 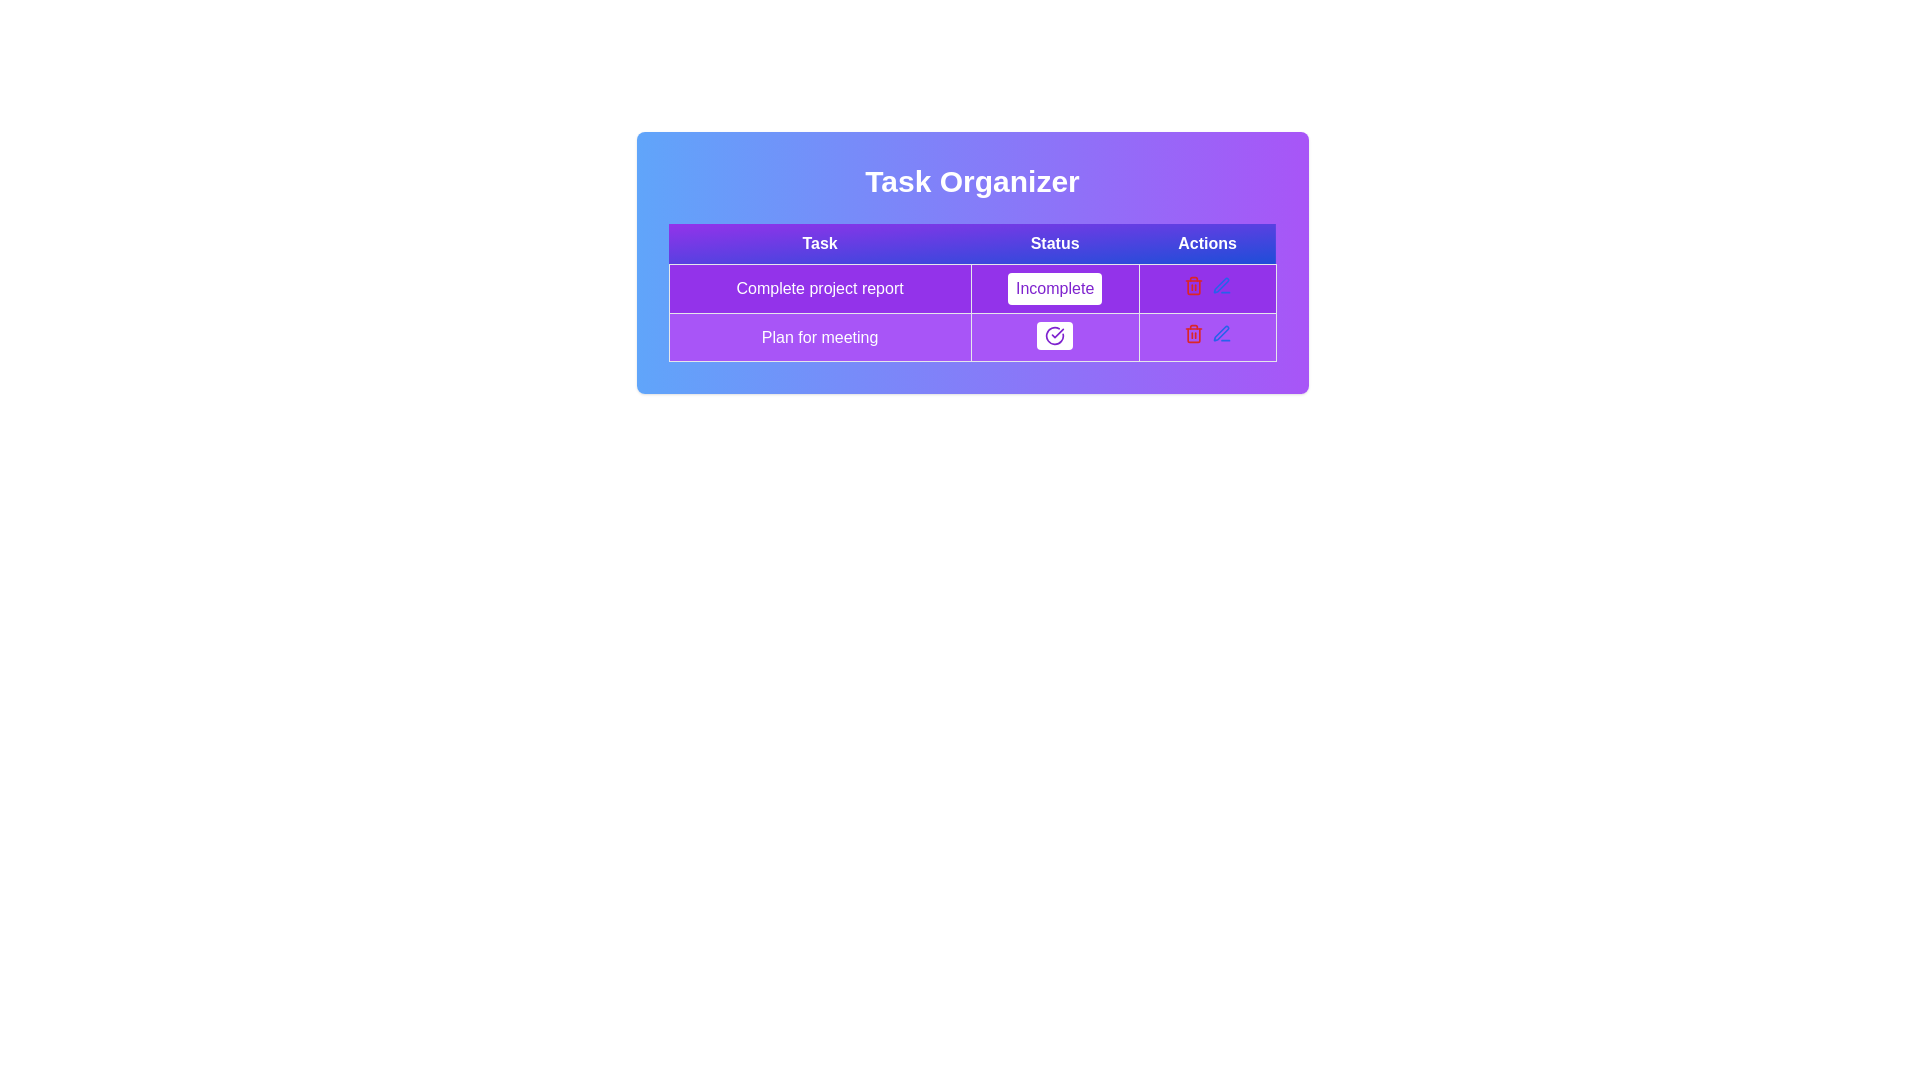 I want to click on the label or text display area located in the first row under the 'Task' column of the task management interface, so click(x=820, y=289).